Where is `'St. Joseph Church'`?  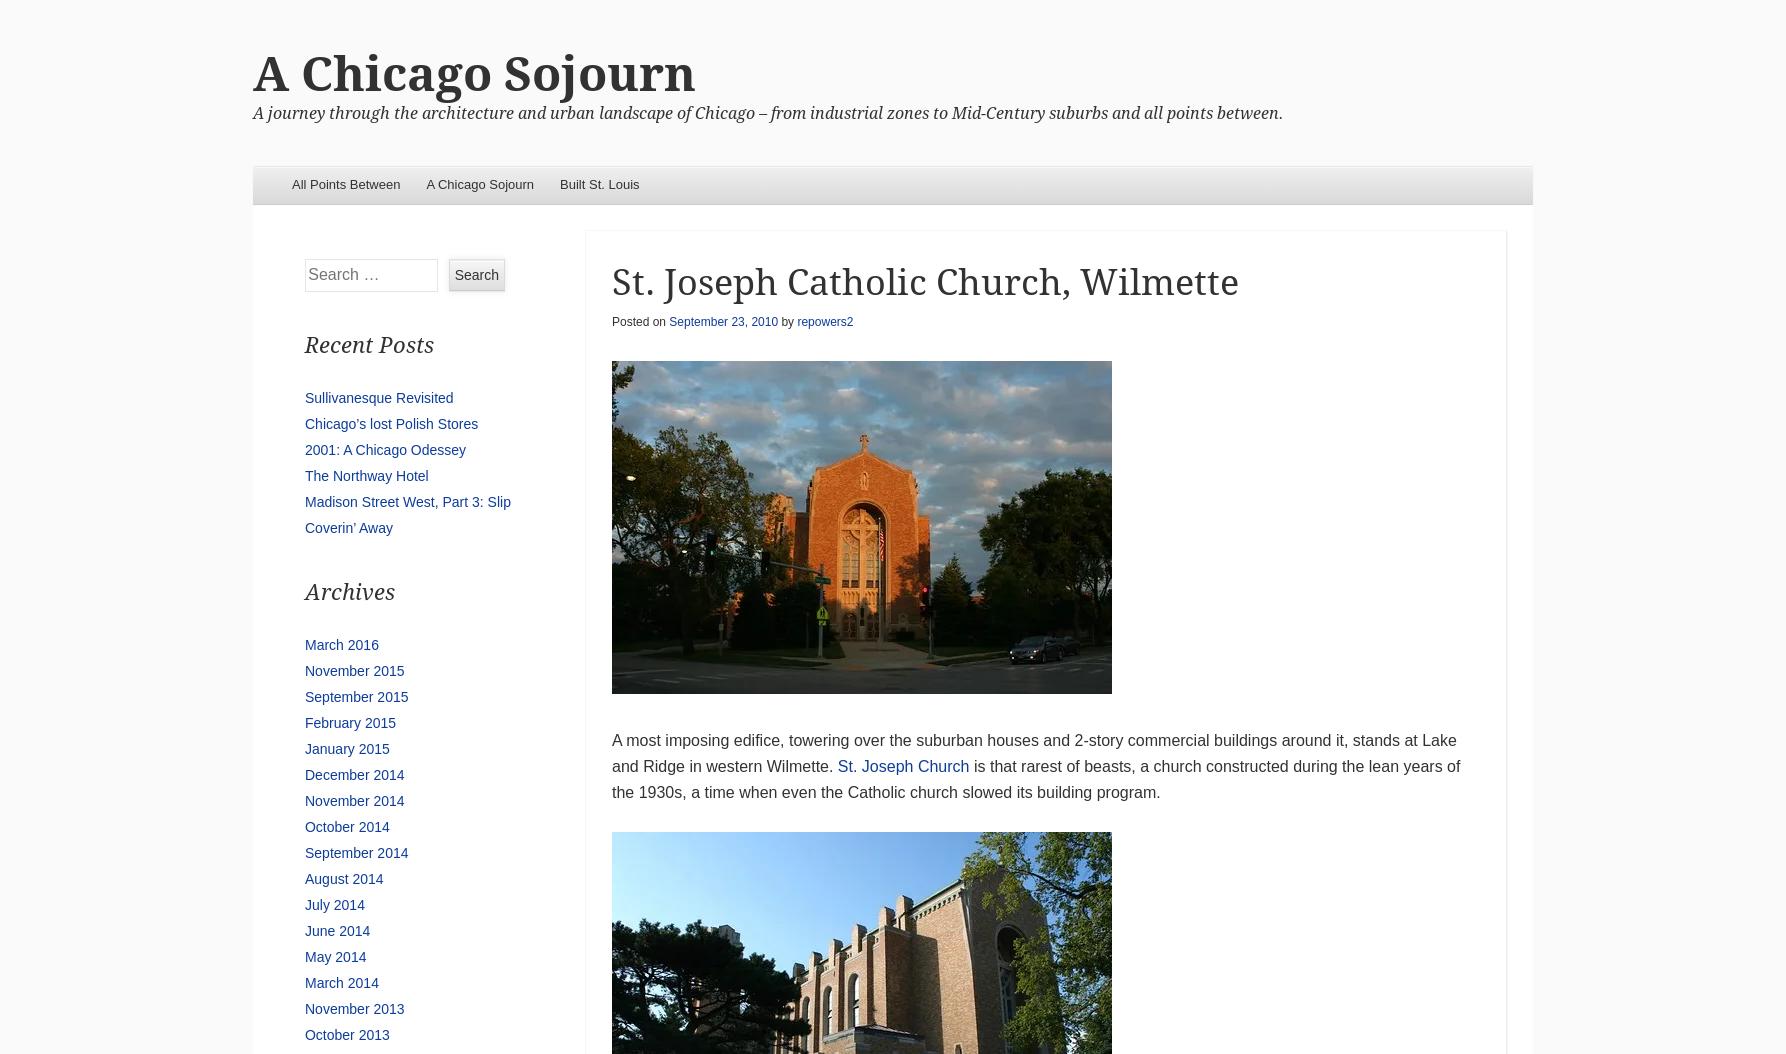
'St. Joseph Church' is located at coordinates (903, 765).